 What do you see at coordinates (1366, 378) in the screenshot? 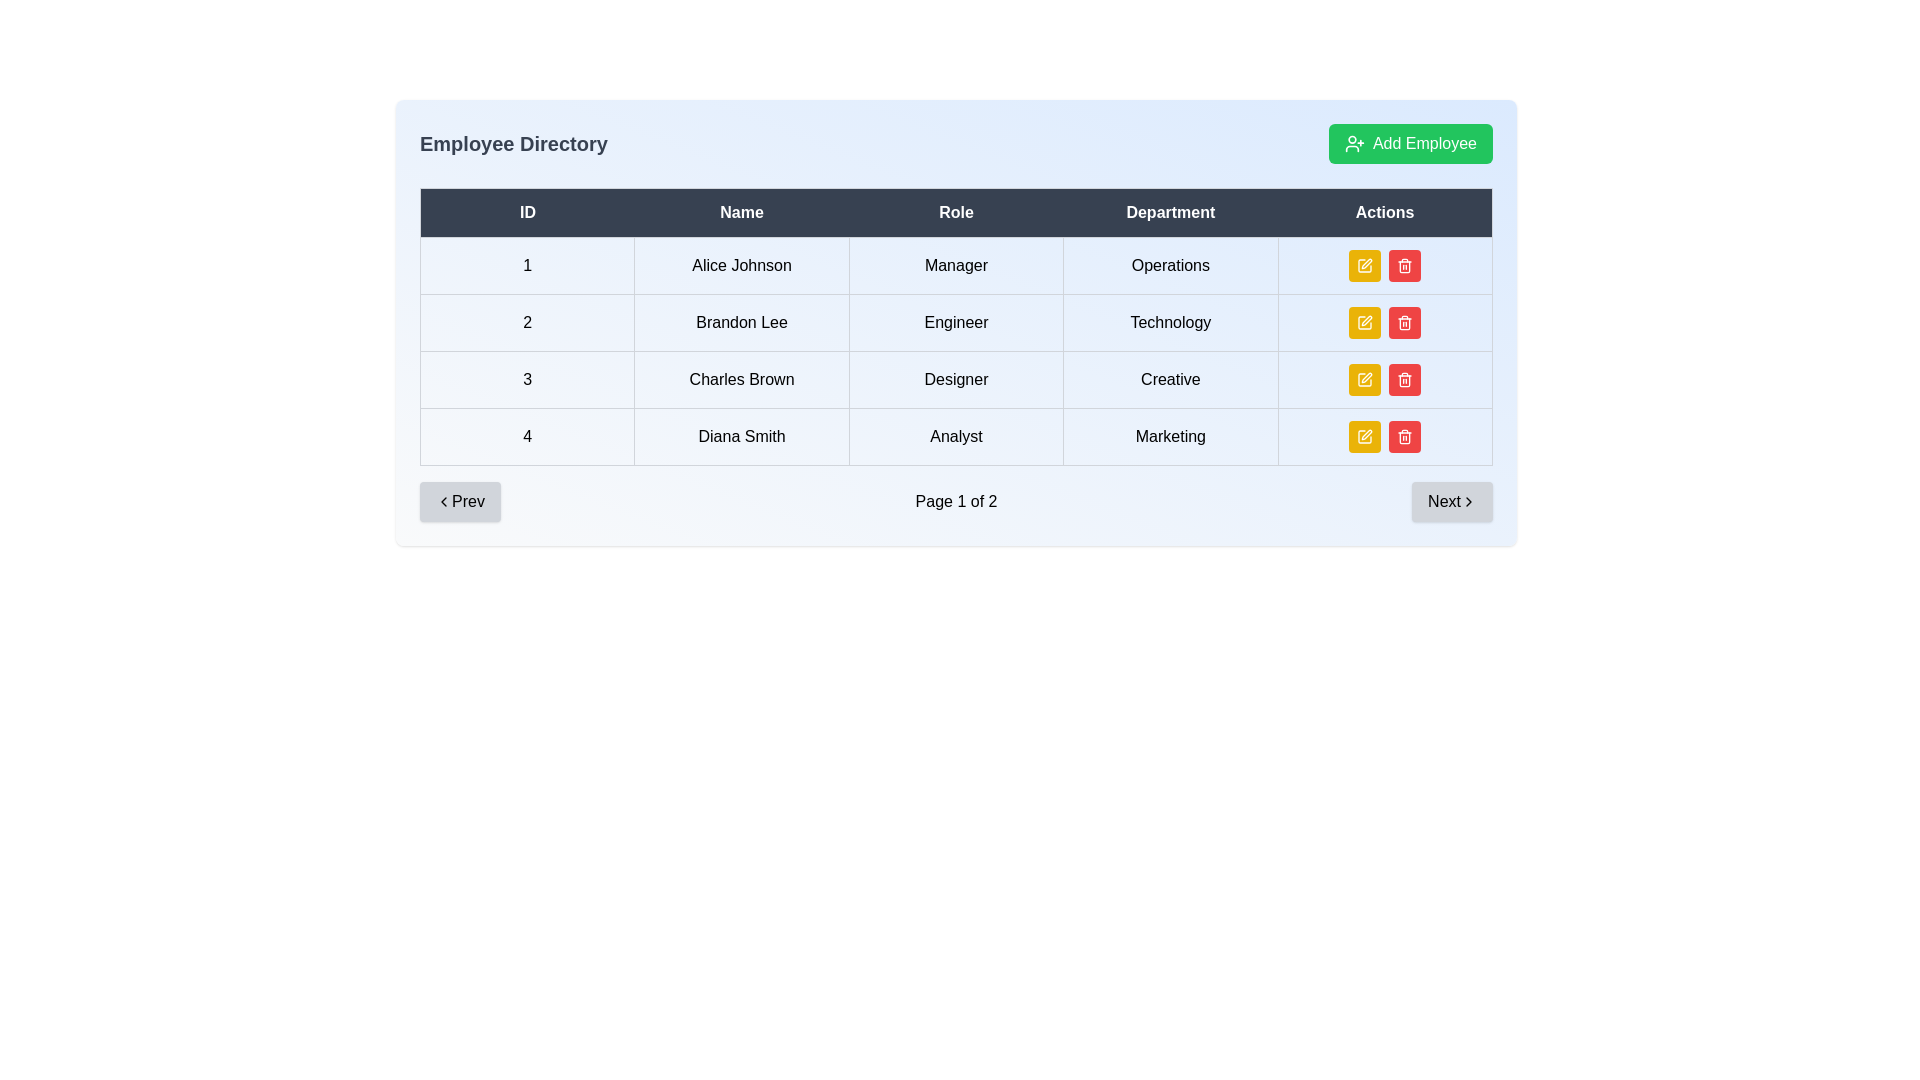
I see `the pen icon button located in the 'Actions' column, third row for user 'Charles Brown'` at bounding box center [1366, 378].